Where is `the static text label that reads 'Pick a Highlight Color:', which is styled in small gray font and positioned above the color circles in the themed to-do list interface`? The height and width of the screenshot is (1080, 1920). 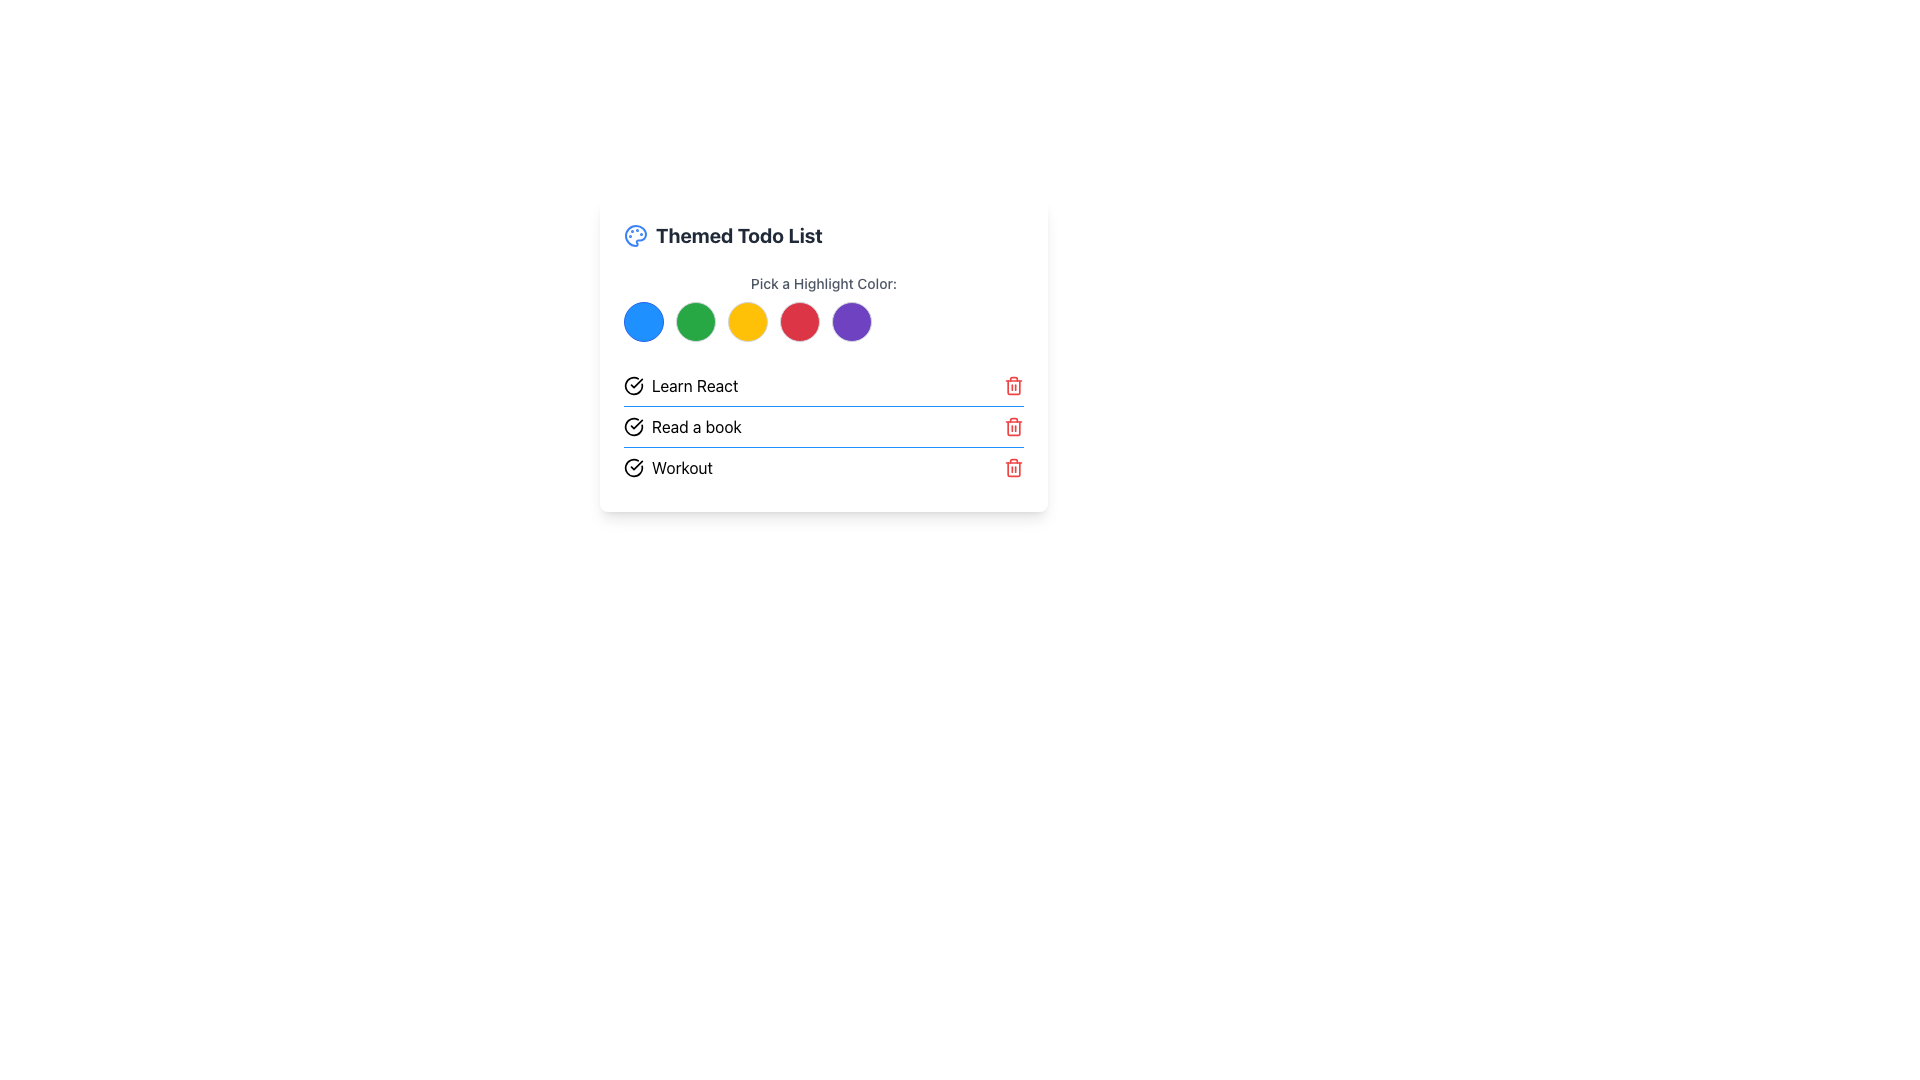
the static text label that reads 'Pick a Highlight Color:', which is styled in small gray font and positioned above the color circles in the themed to-do list interface is located at coordinates (824, 284).